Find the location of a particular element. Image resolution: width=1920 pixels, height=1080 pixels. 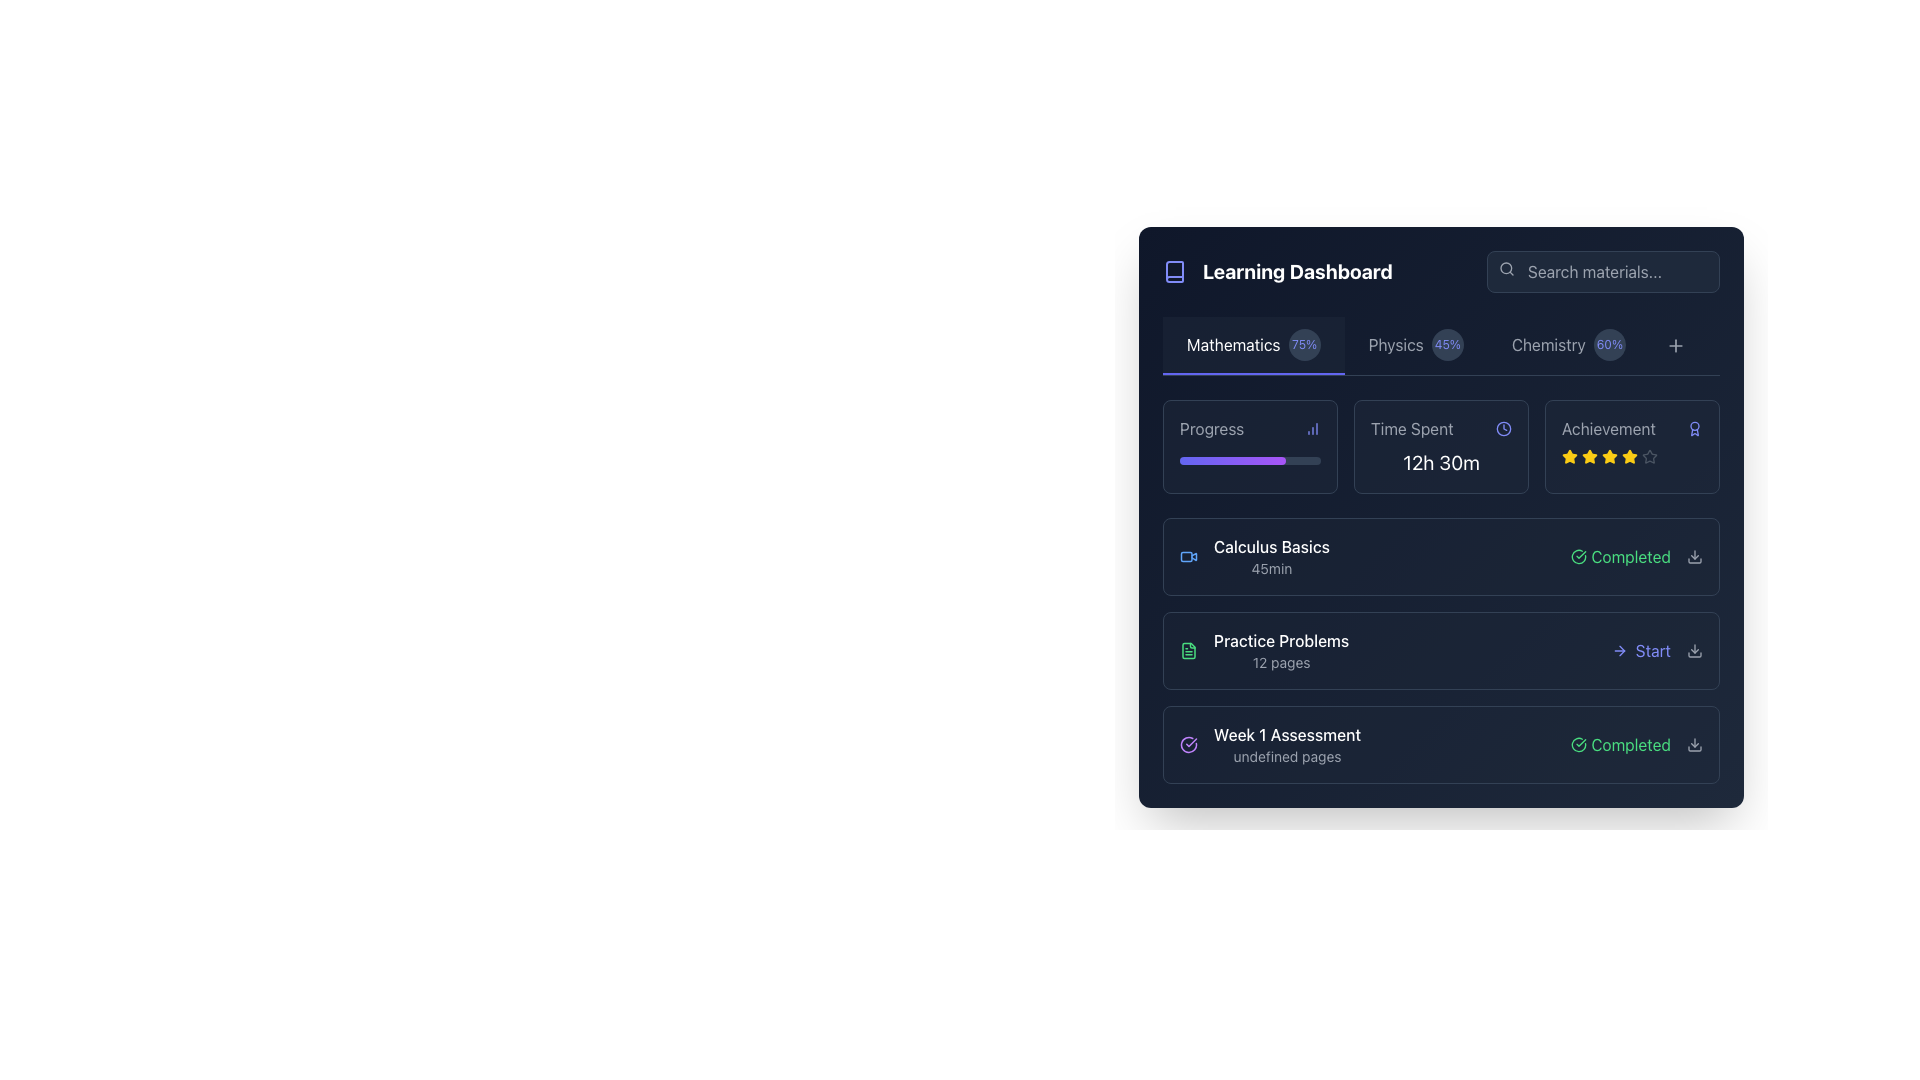

the 'Practice Problems' list item in the learning dashboard is located at coordinates (1441, 651).